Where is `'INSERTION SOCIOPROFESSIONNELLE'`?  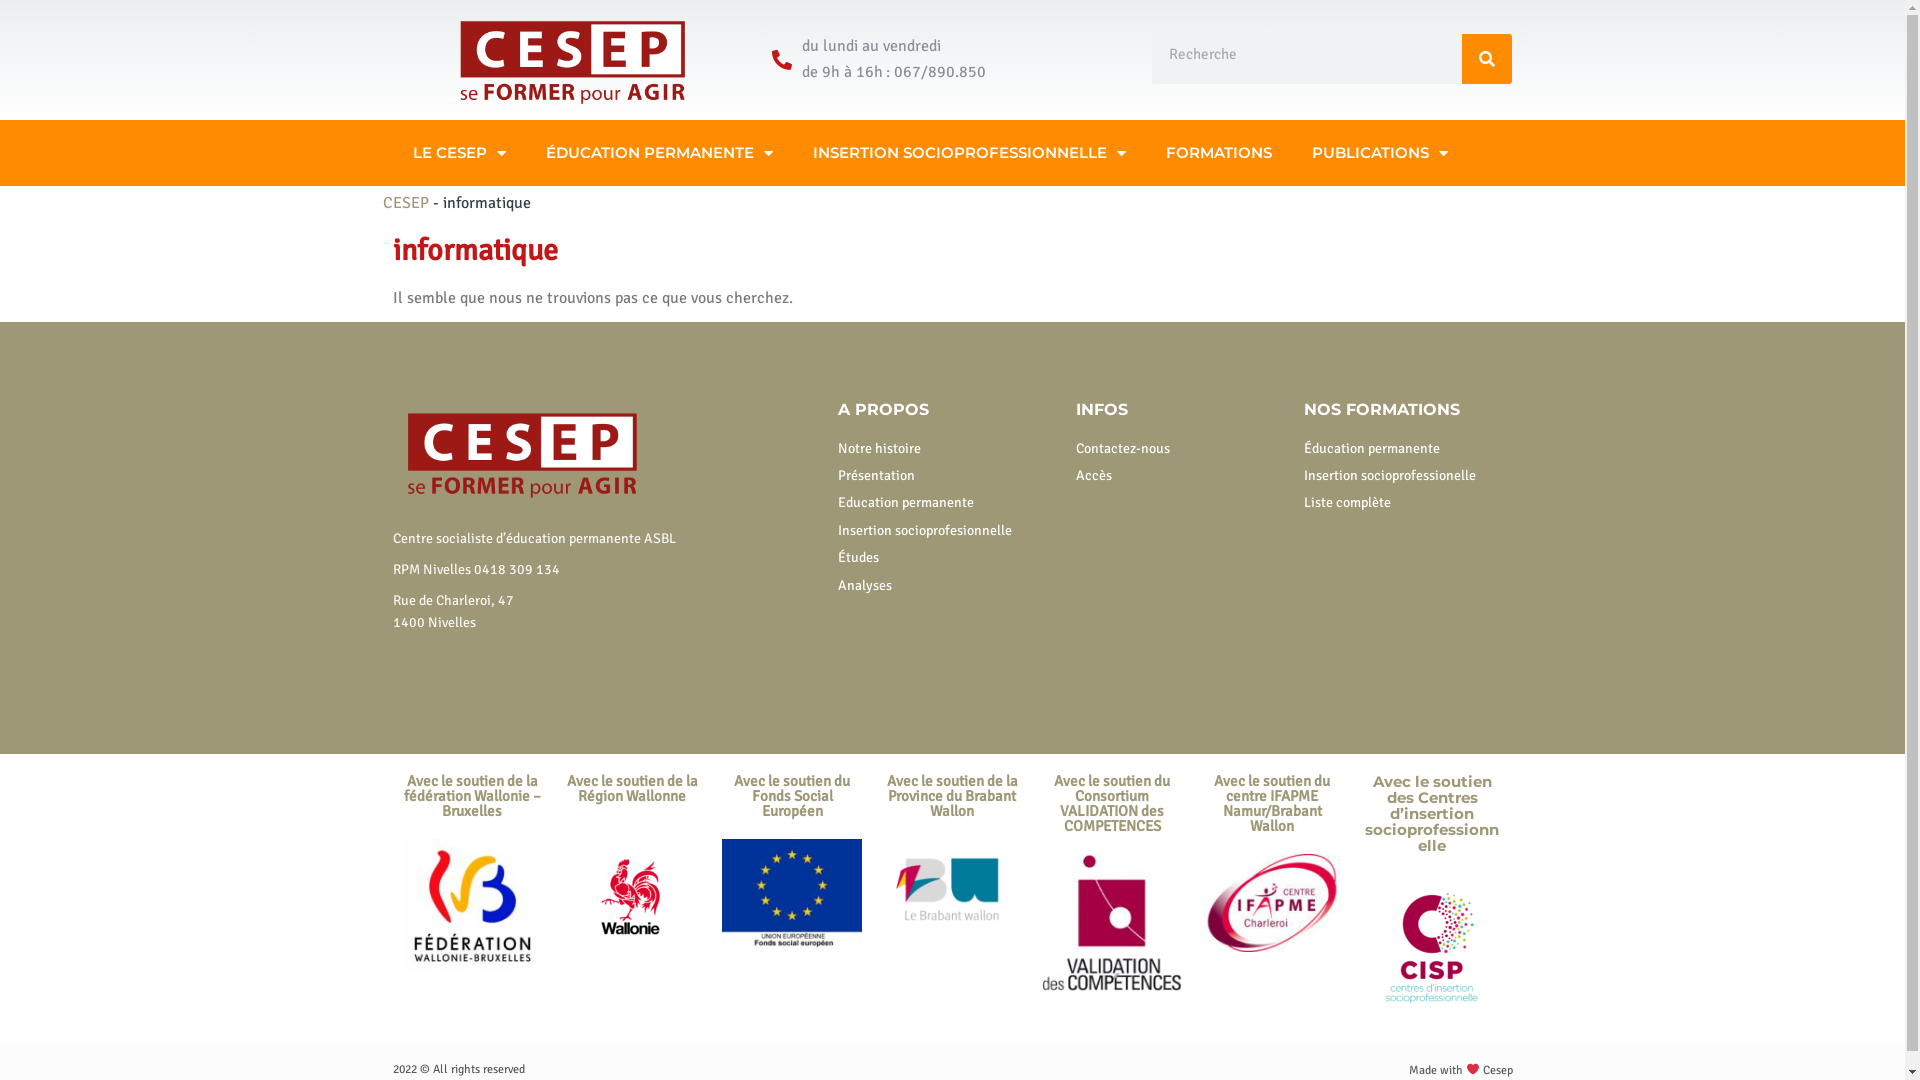
'INSERTION SOCIOPROFESSIONNELLE' is located at coordinates (968, 152).